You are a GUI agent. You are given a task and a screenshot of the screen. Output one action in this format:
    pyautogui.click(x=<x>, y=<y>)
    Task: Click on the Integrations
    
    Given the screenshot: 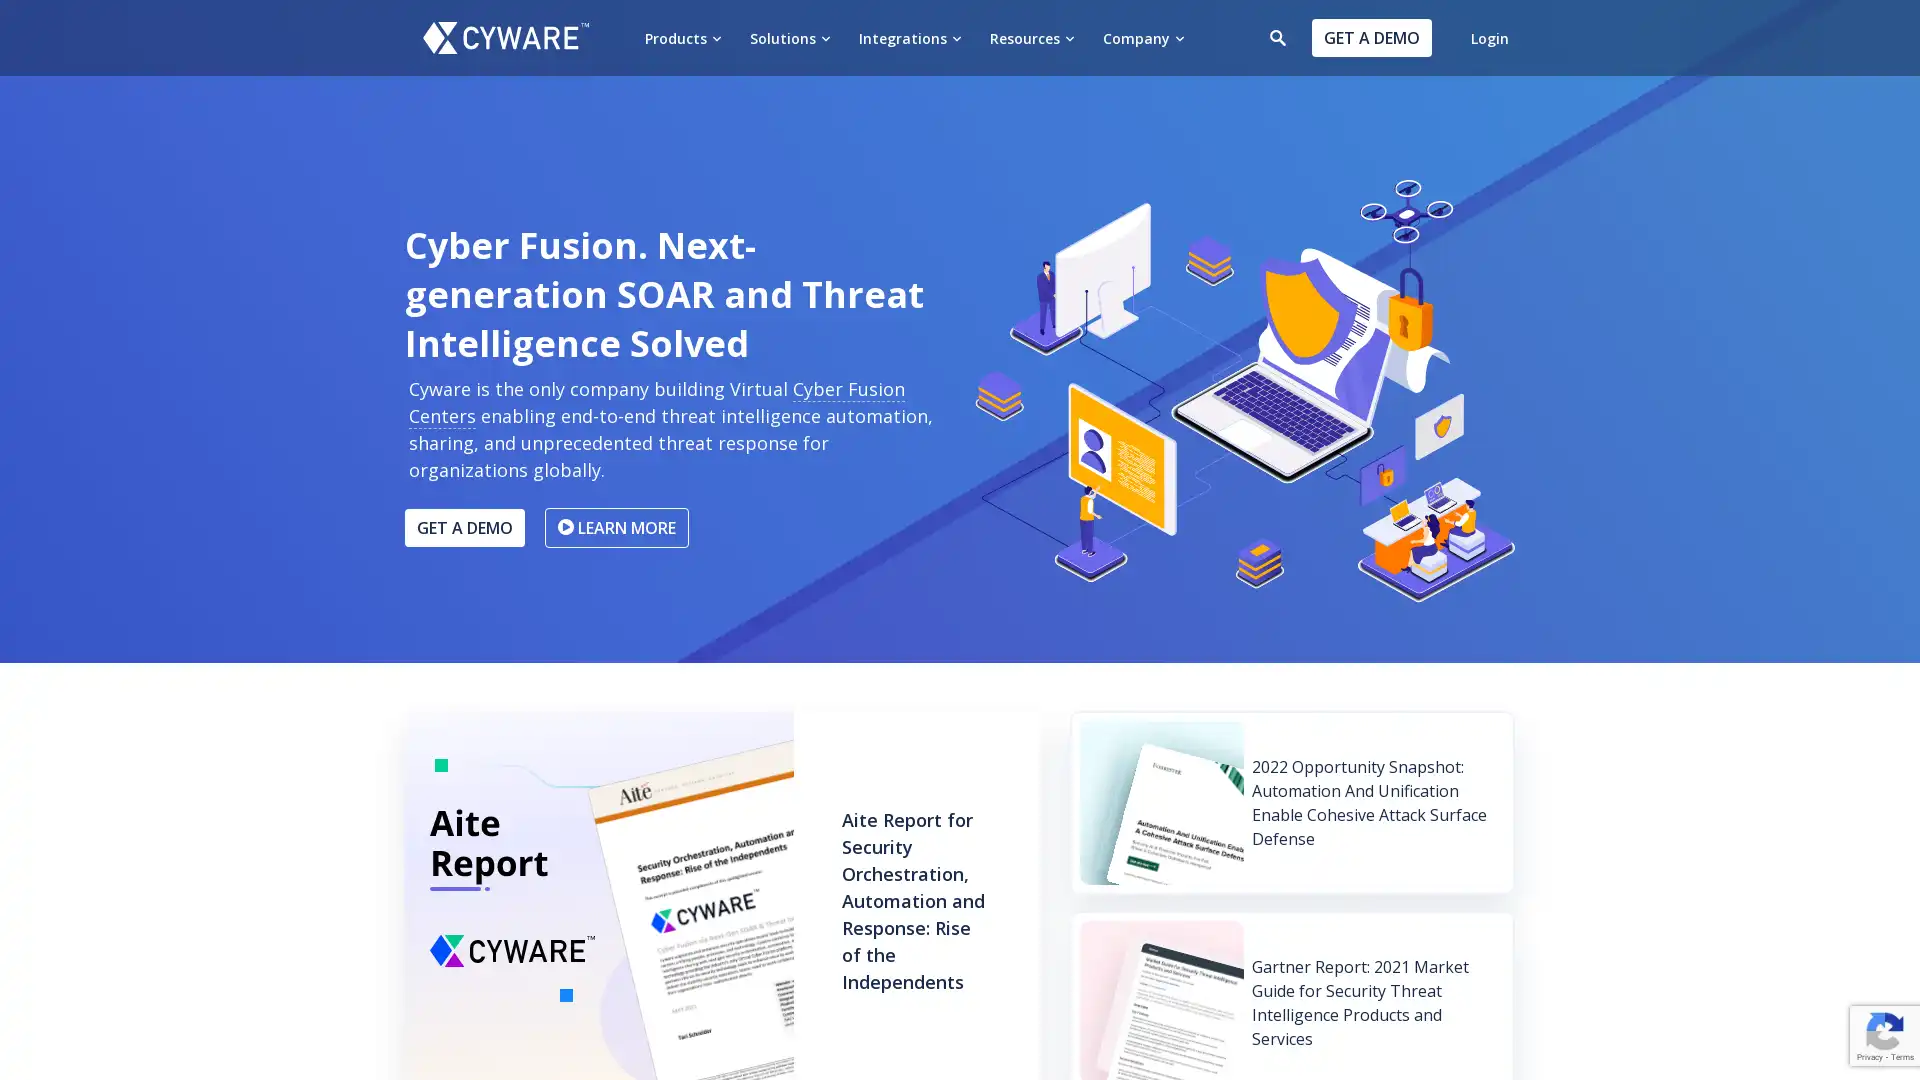 What is the action you would take?
    pyautogui.click(x=909, y=37)
    